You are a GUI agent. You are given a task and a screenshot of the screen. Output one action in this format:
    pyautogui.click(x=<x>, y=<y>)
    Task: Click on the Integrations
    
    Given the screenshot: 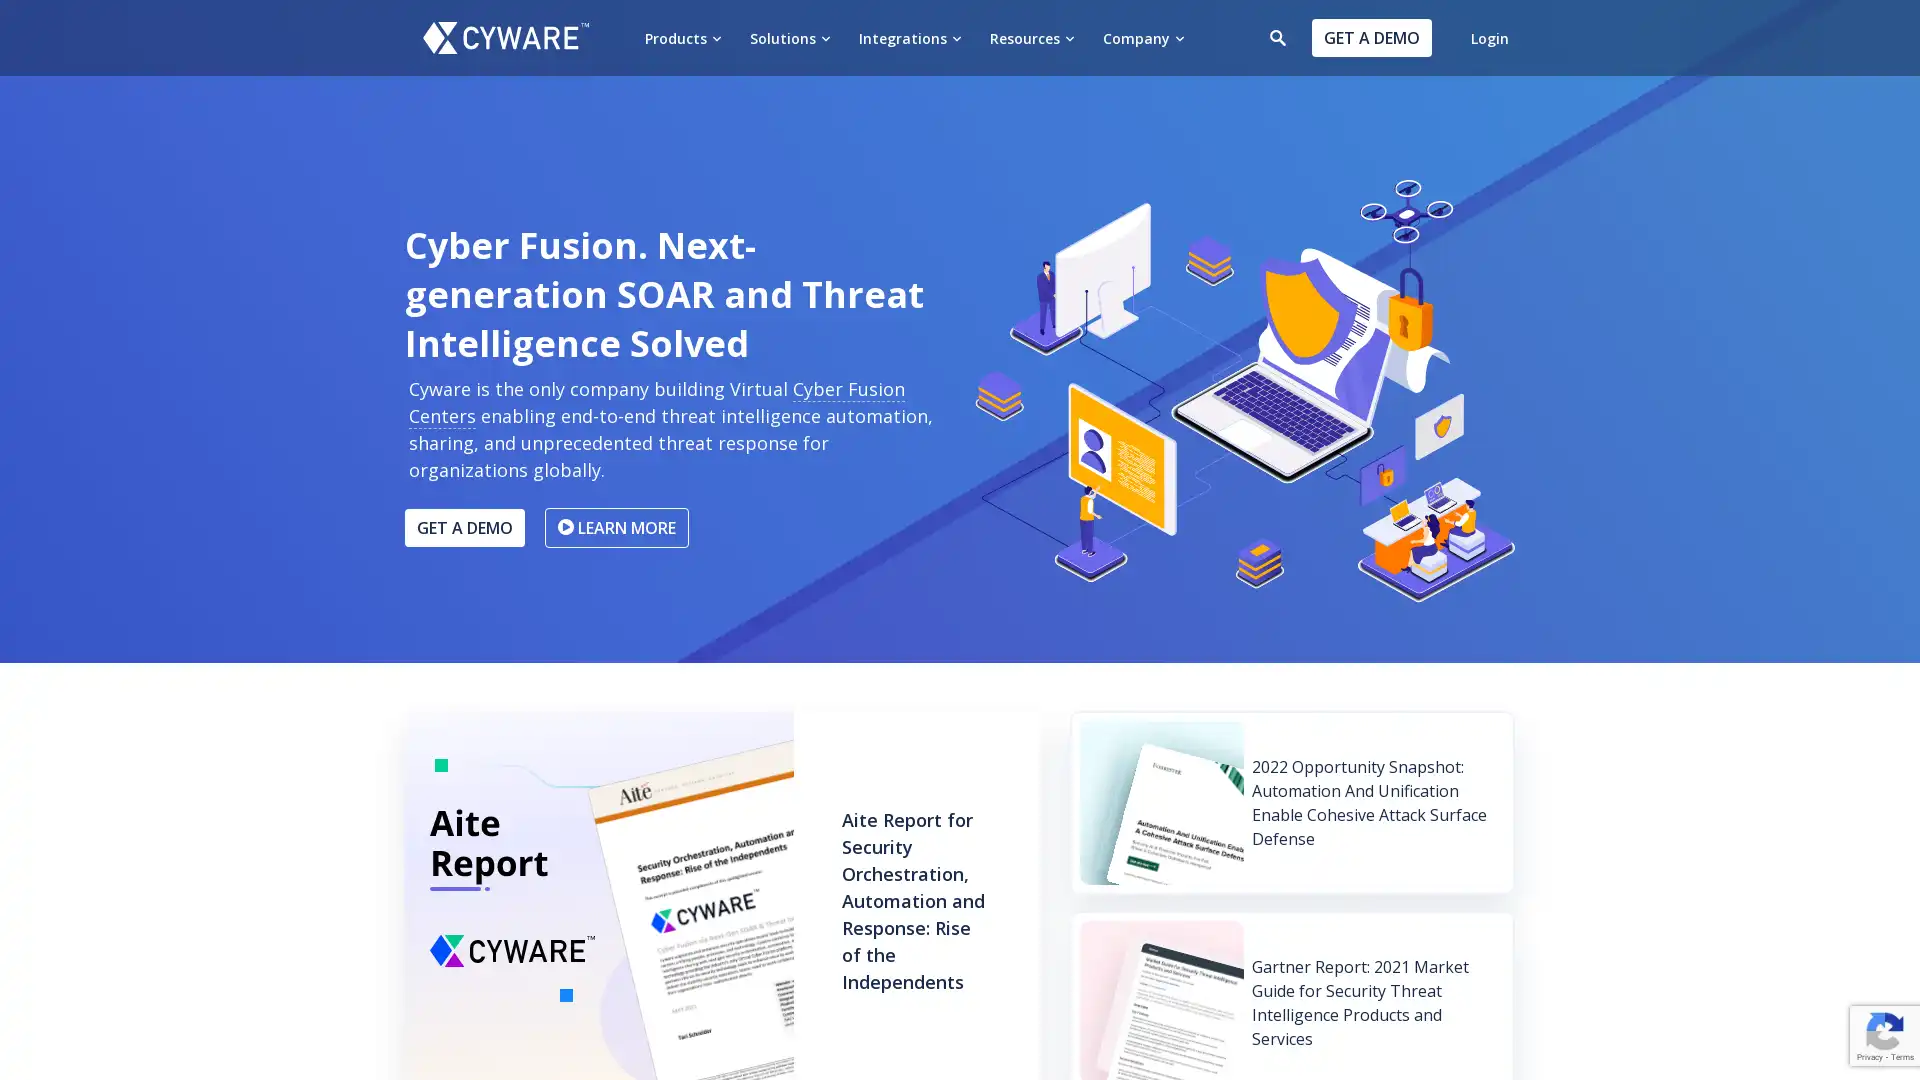 What is the action you would take?
    pyautogui.click(x=909, y=37)
    